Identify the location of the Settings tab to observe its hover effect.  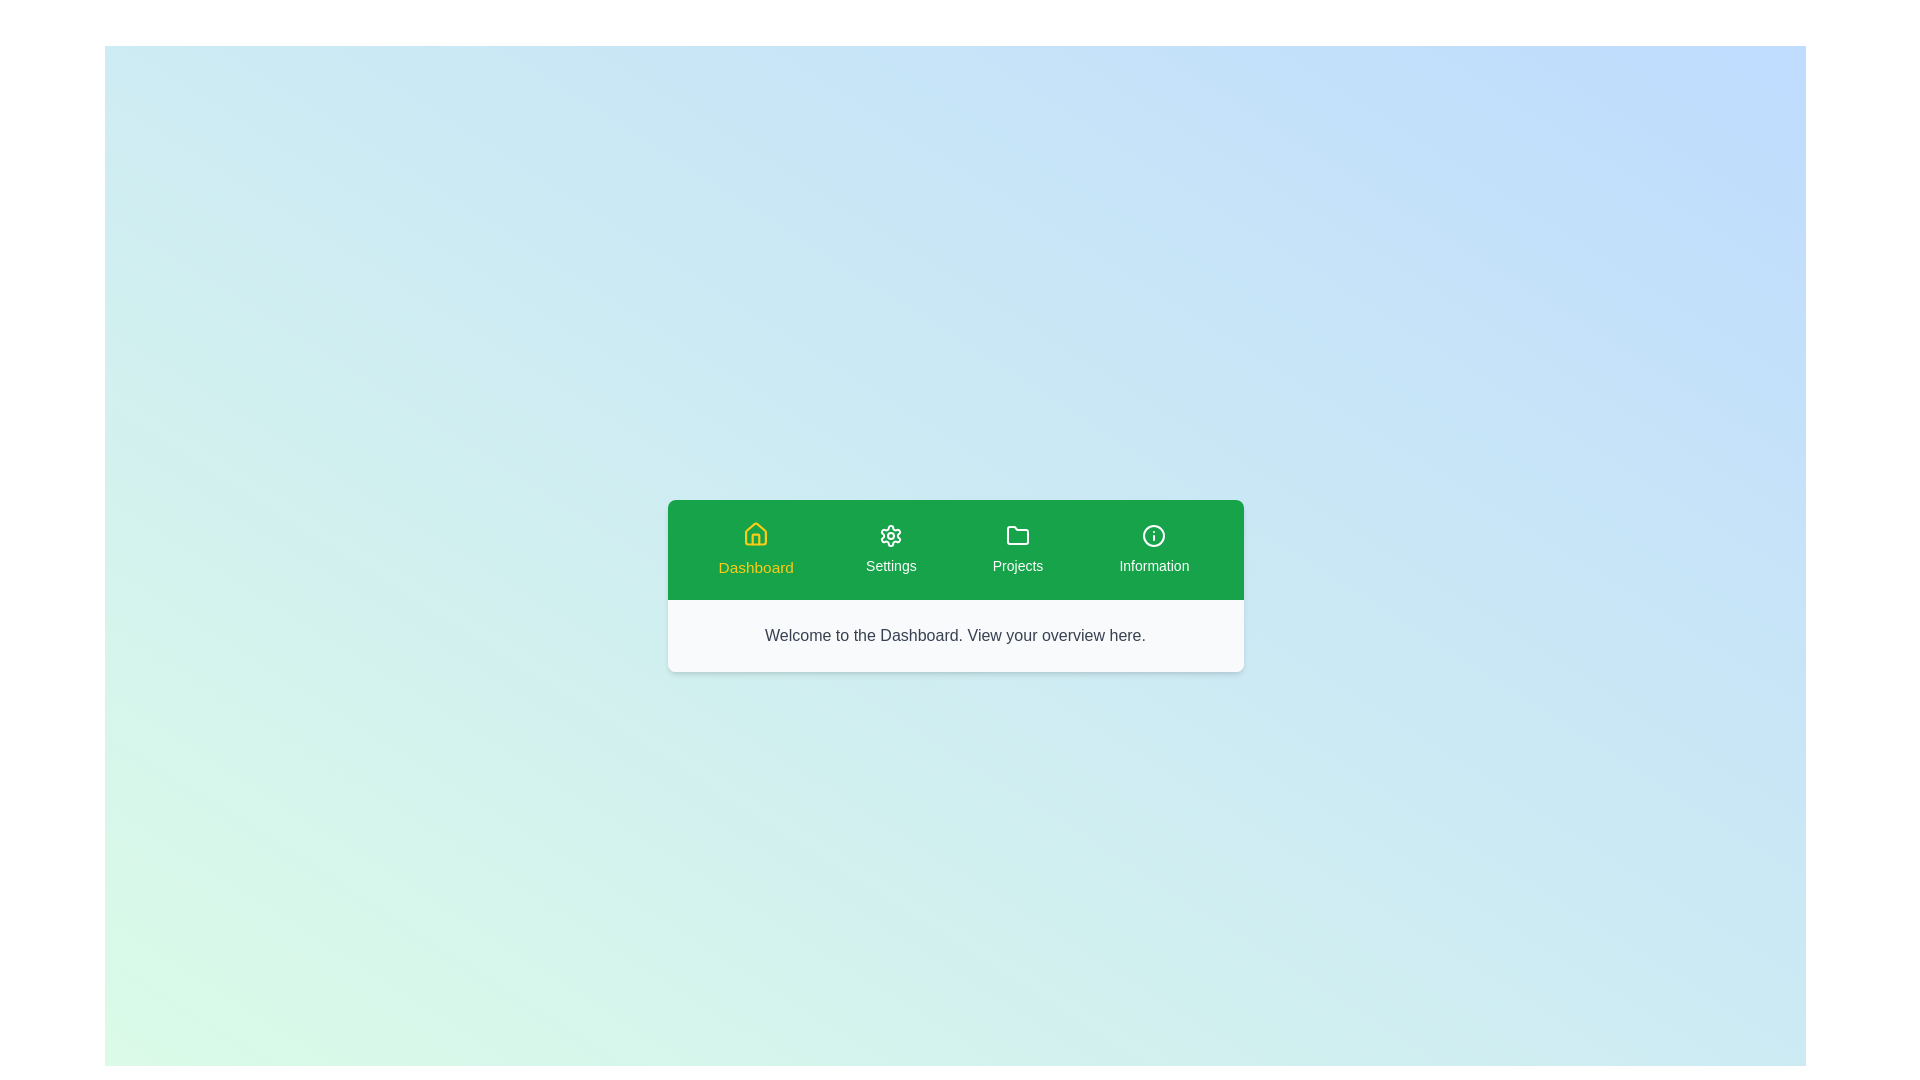
(890, 550).